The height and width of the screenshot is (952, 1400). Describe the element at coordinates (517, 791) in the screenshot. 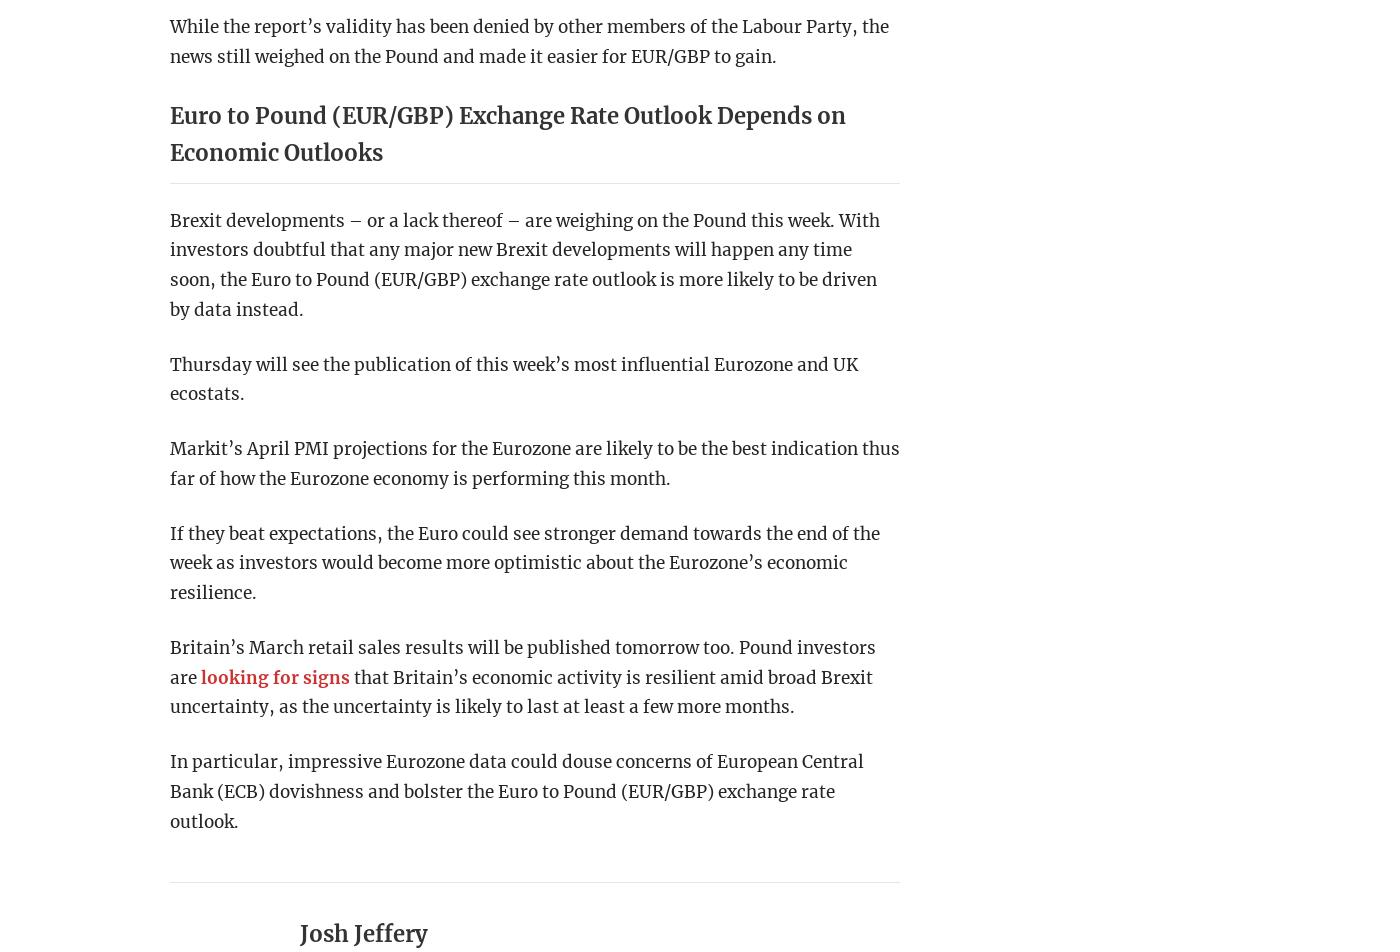

I see `'In particular, impressive Eurozone data could douse concerns of European Central Bank (ECB) dovishness and bolster the Euro to Pound (EUR/GBP) exchange rate outlook.'` at that location.